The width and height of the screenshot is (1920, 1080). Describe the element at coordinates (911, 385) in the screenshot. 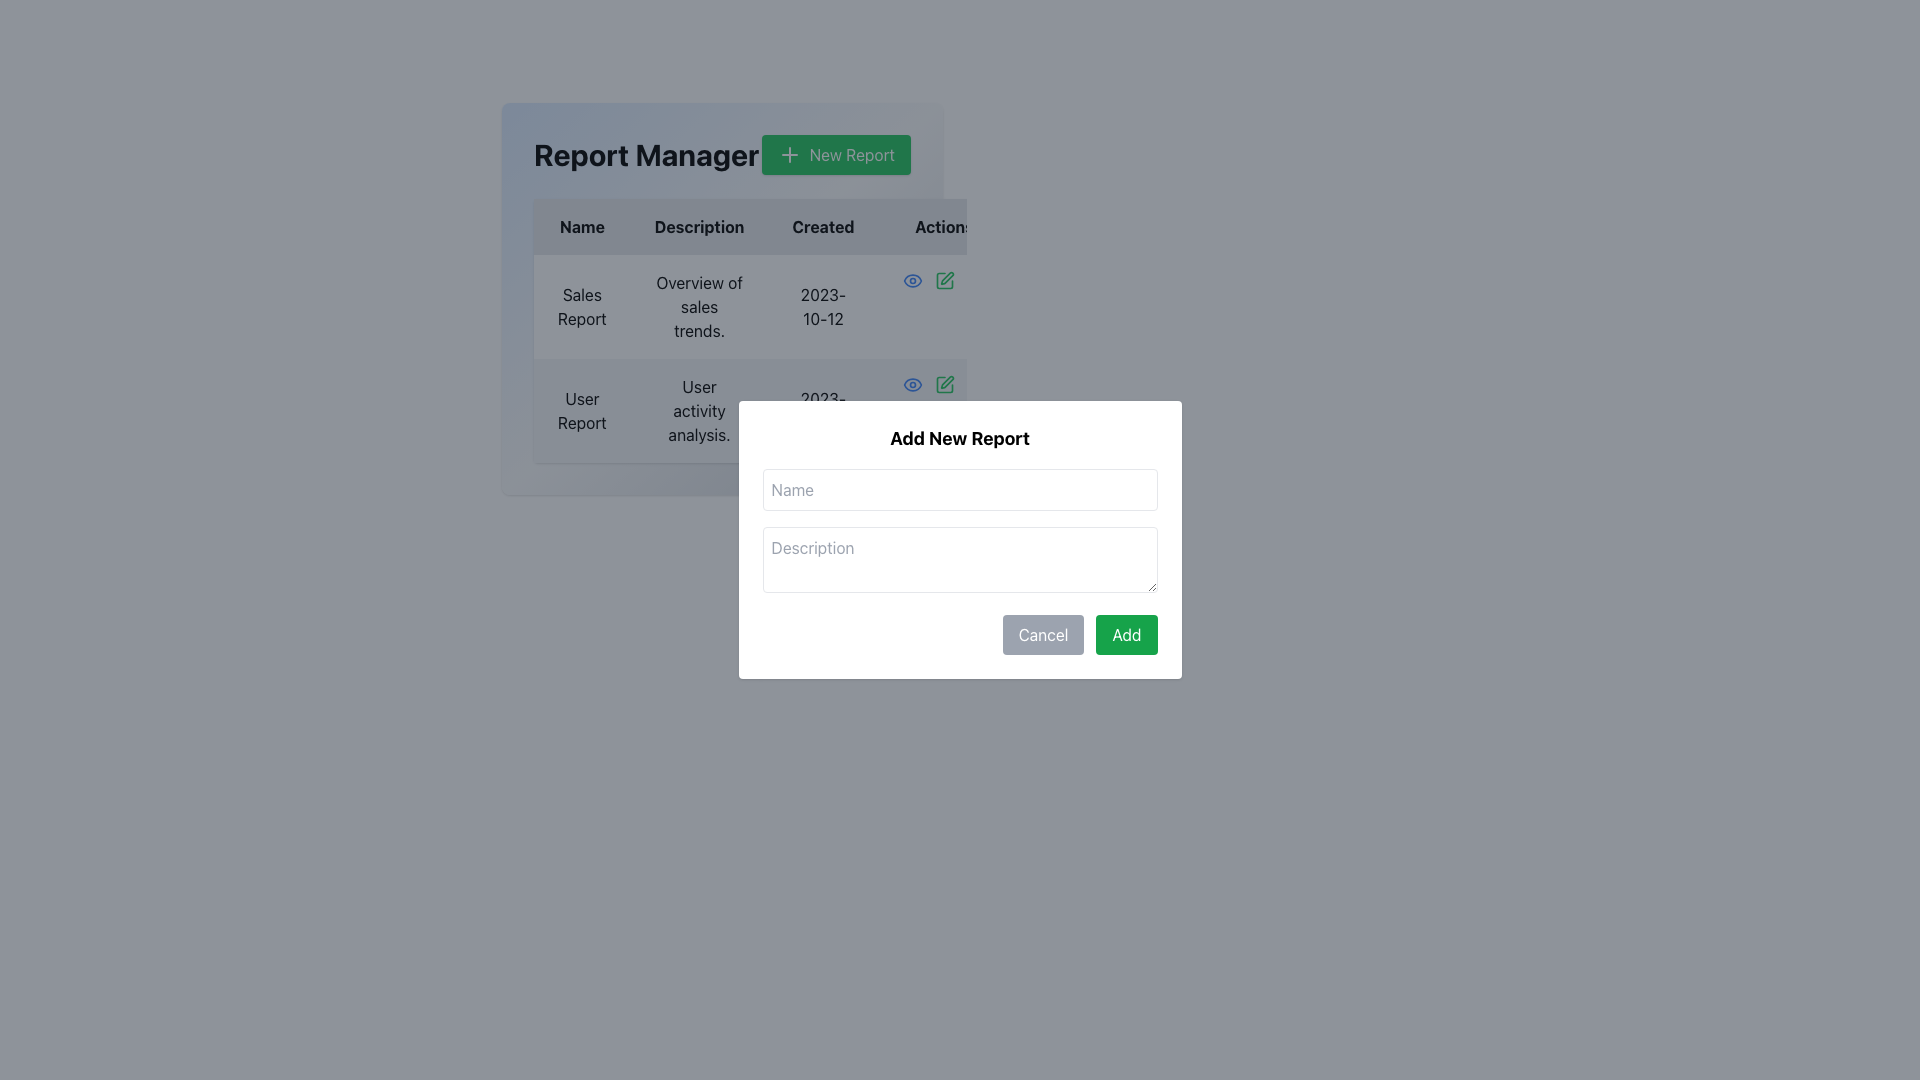

I see `the outer boundary of the eye icon in the 'Action' column of the 'Report Manager' table` at that location.